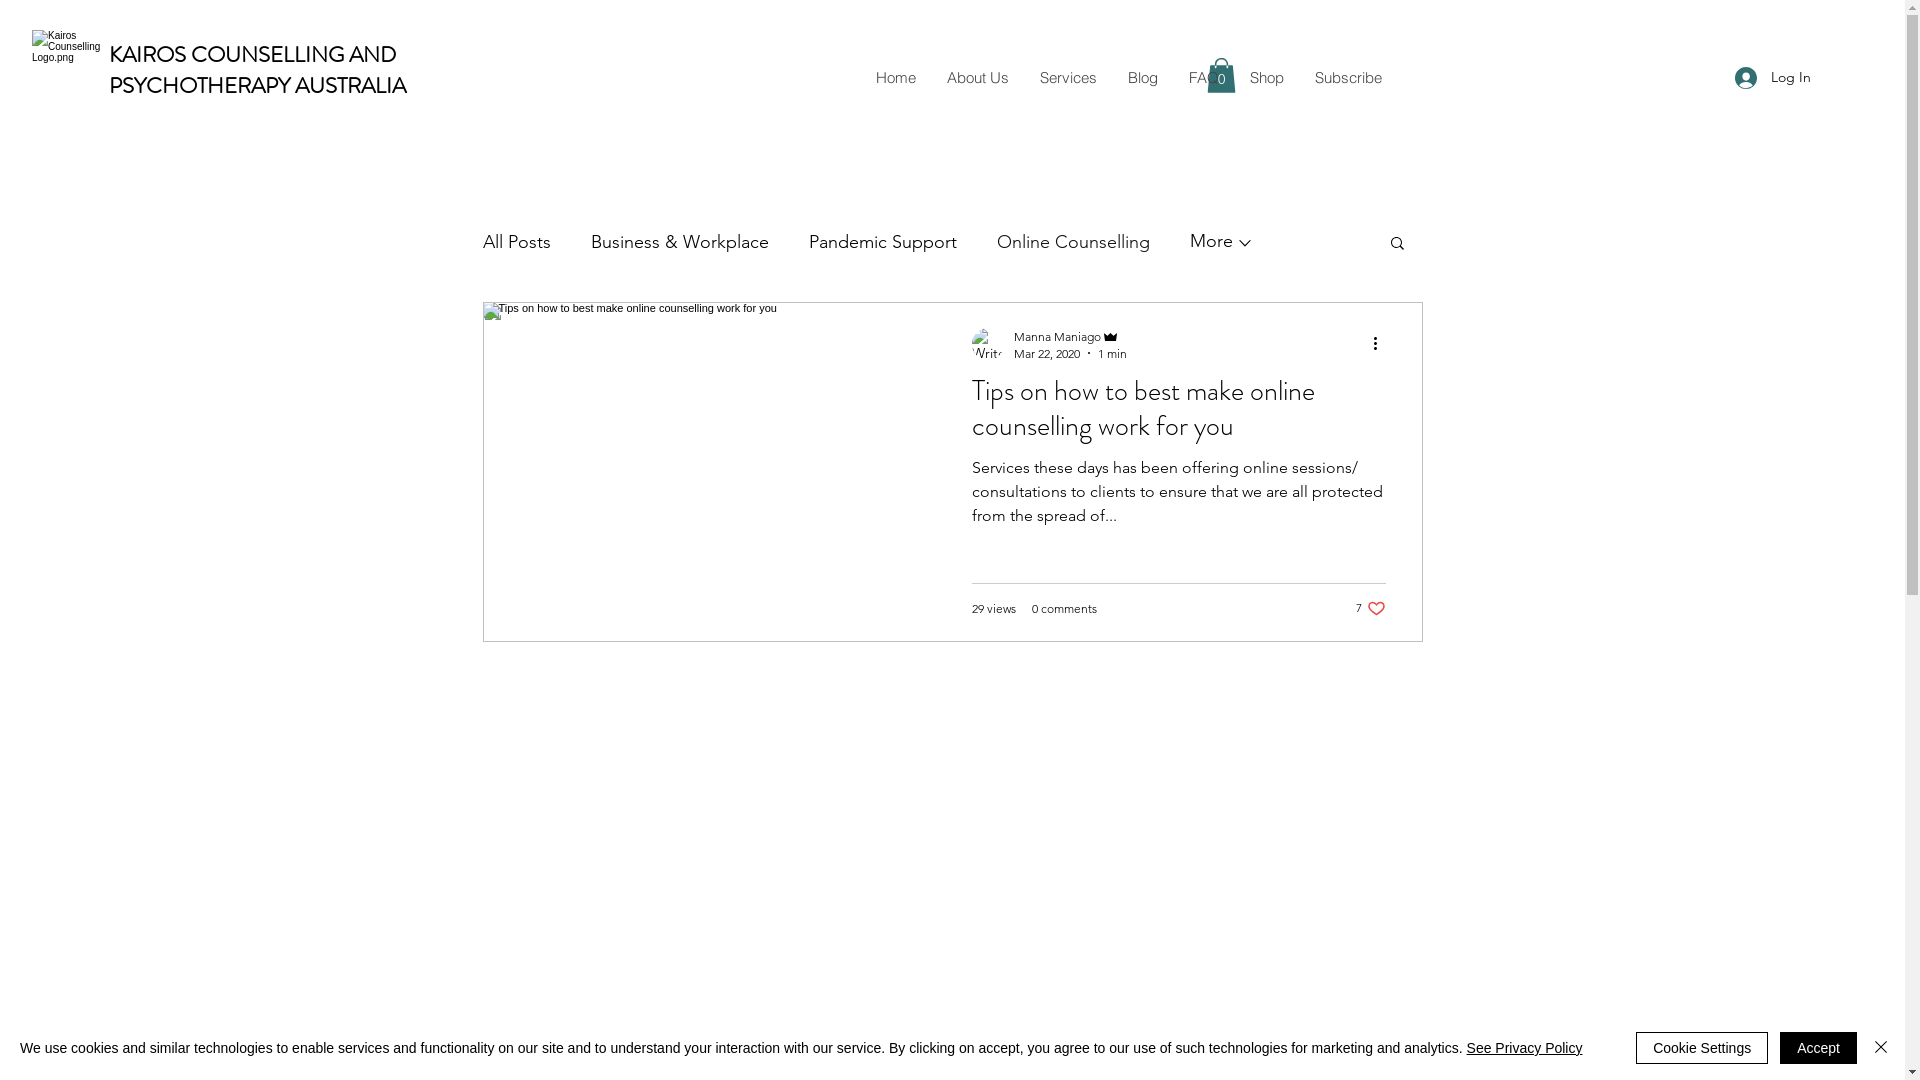 This screenshot has width=1920, height=1080. I want to click on '0', so click(1220, 74).